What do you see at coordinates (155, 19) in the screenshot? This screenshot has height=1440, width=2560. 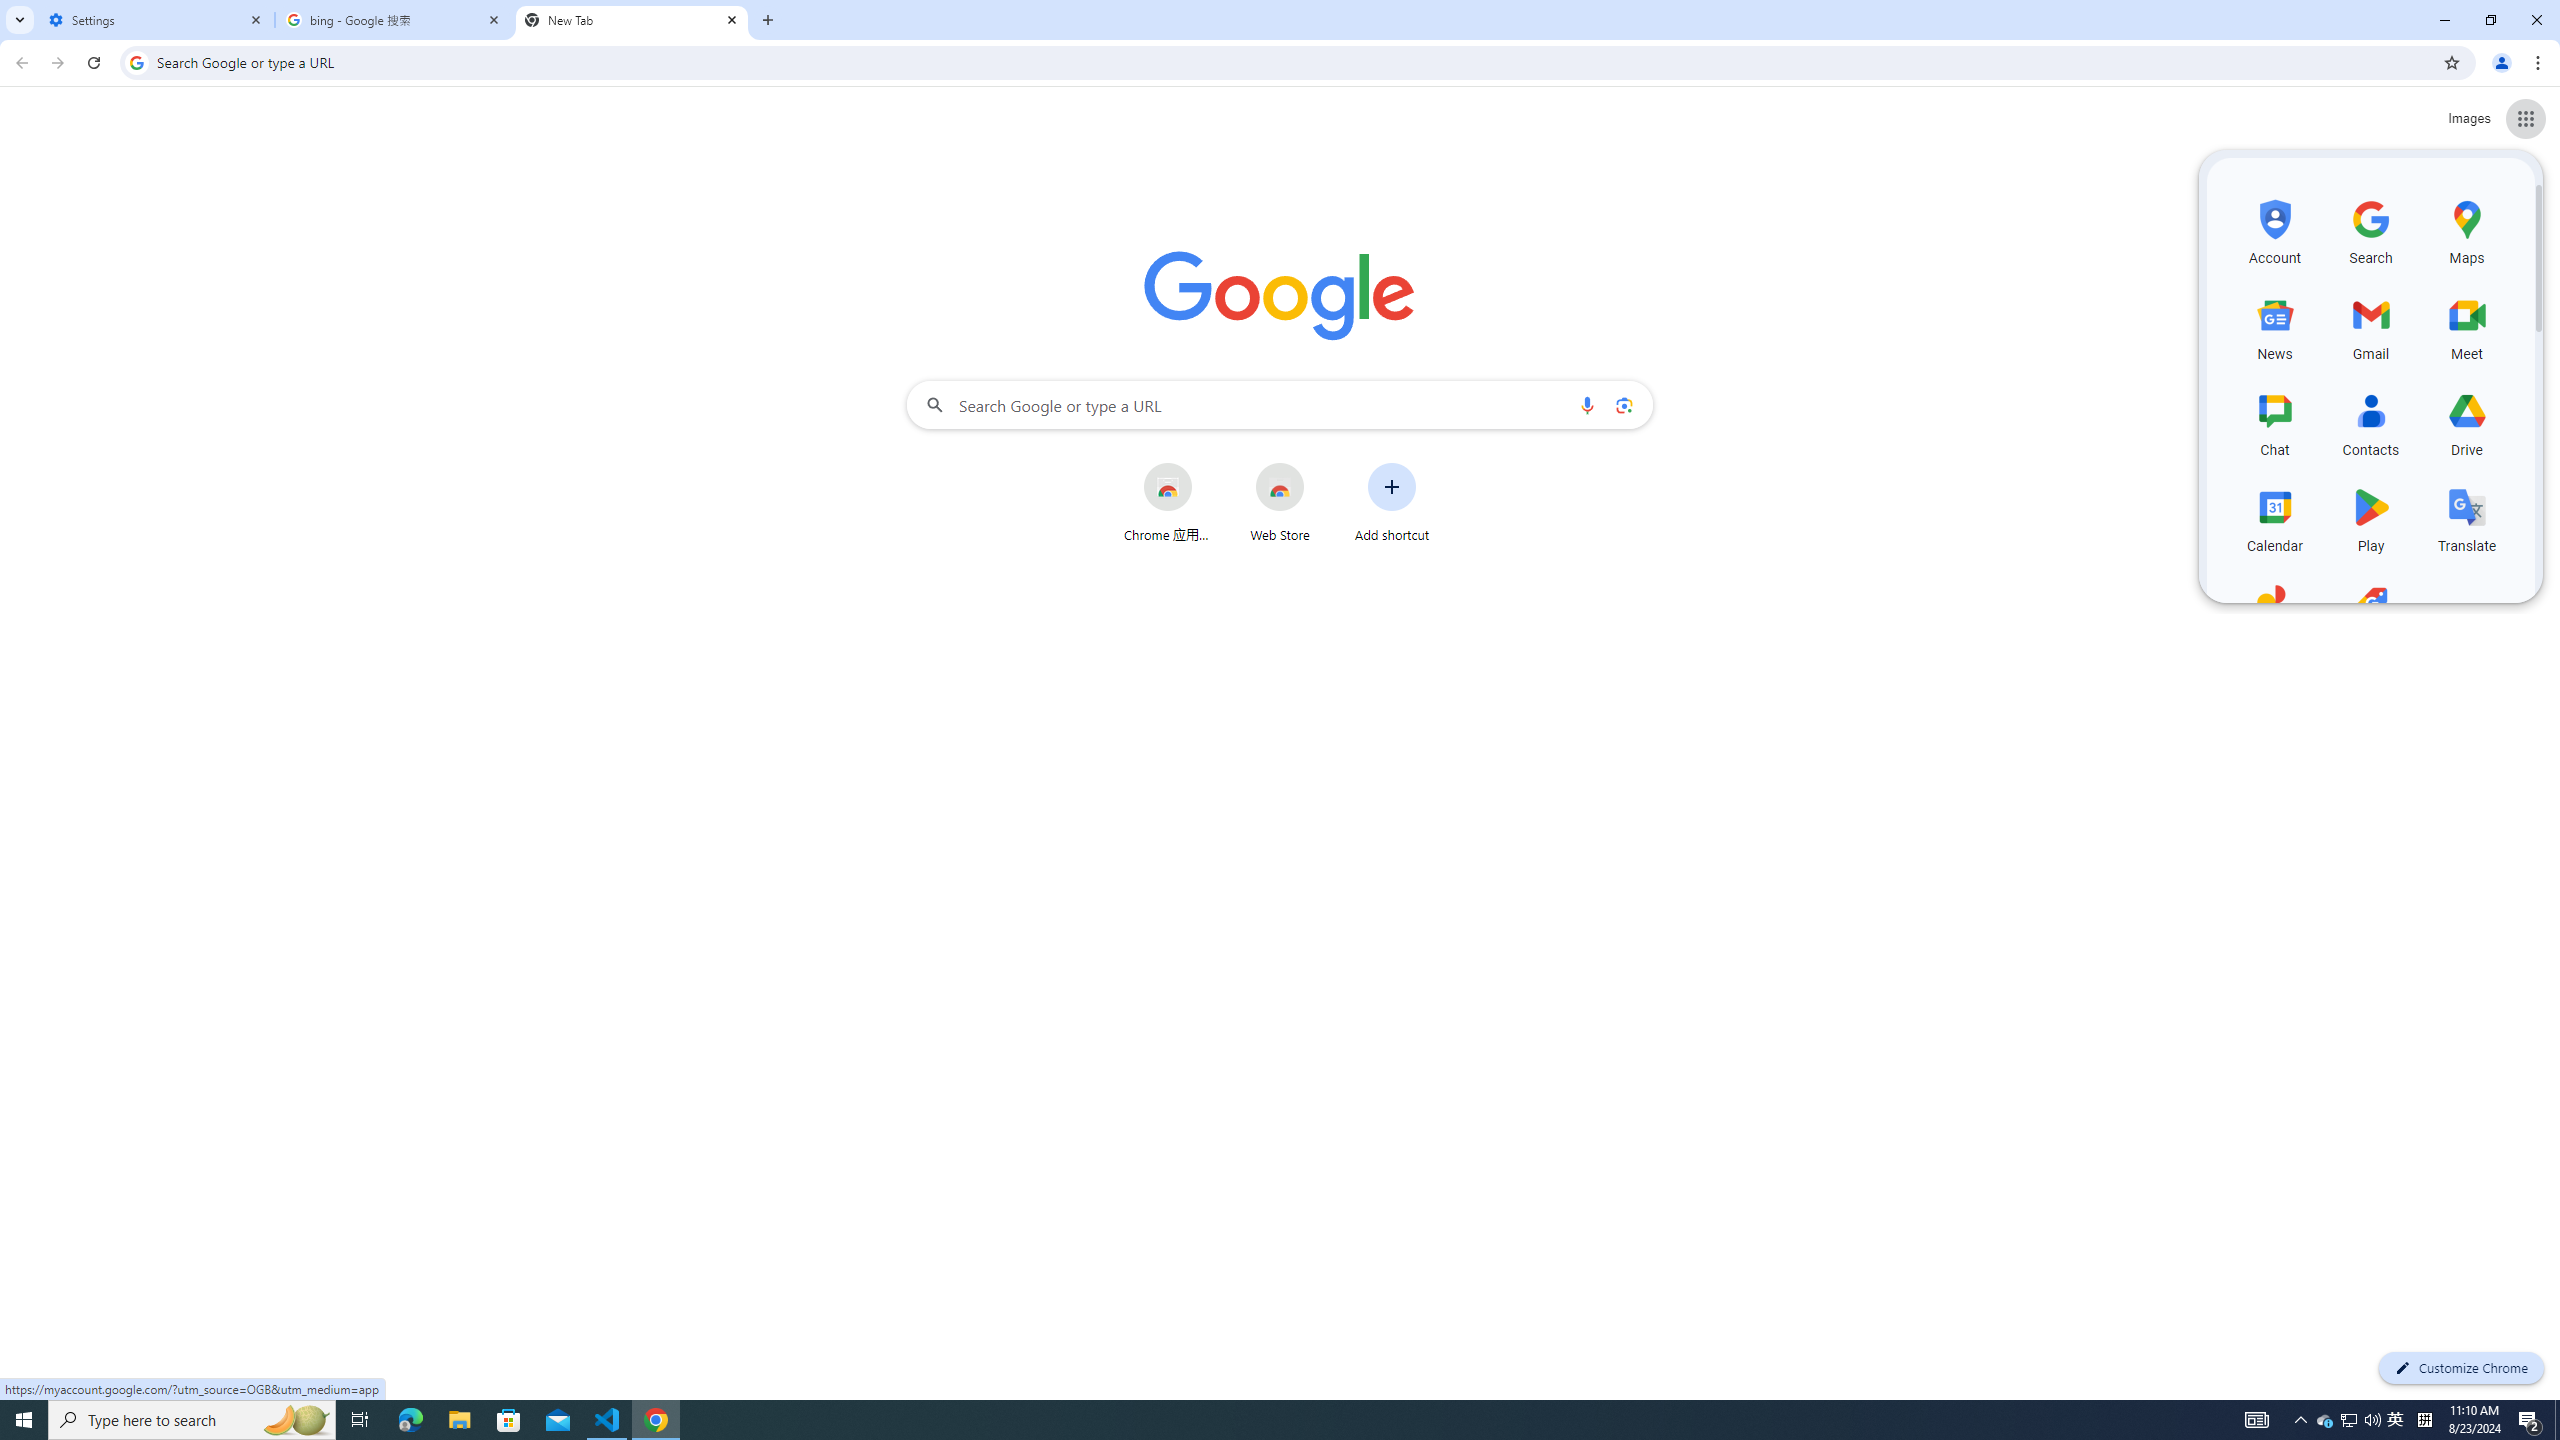 I see `'Settings'` at bounding box center [155, 19].